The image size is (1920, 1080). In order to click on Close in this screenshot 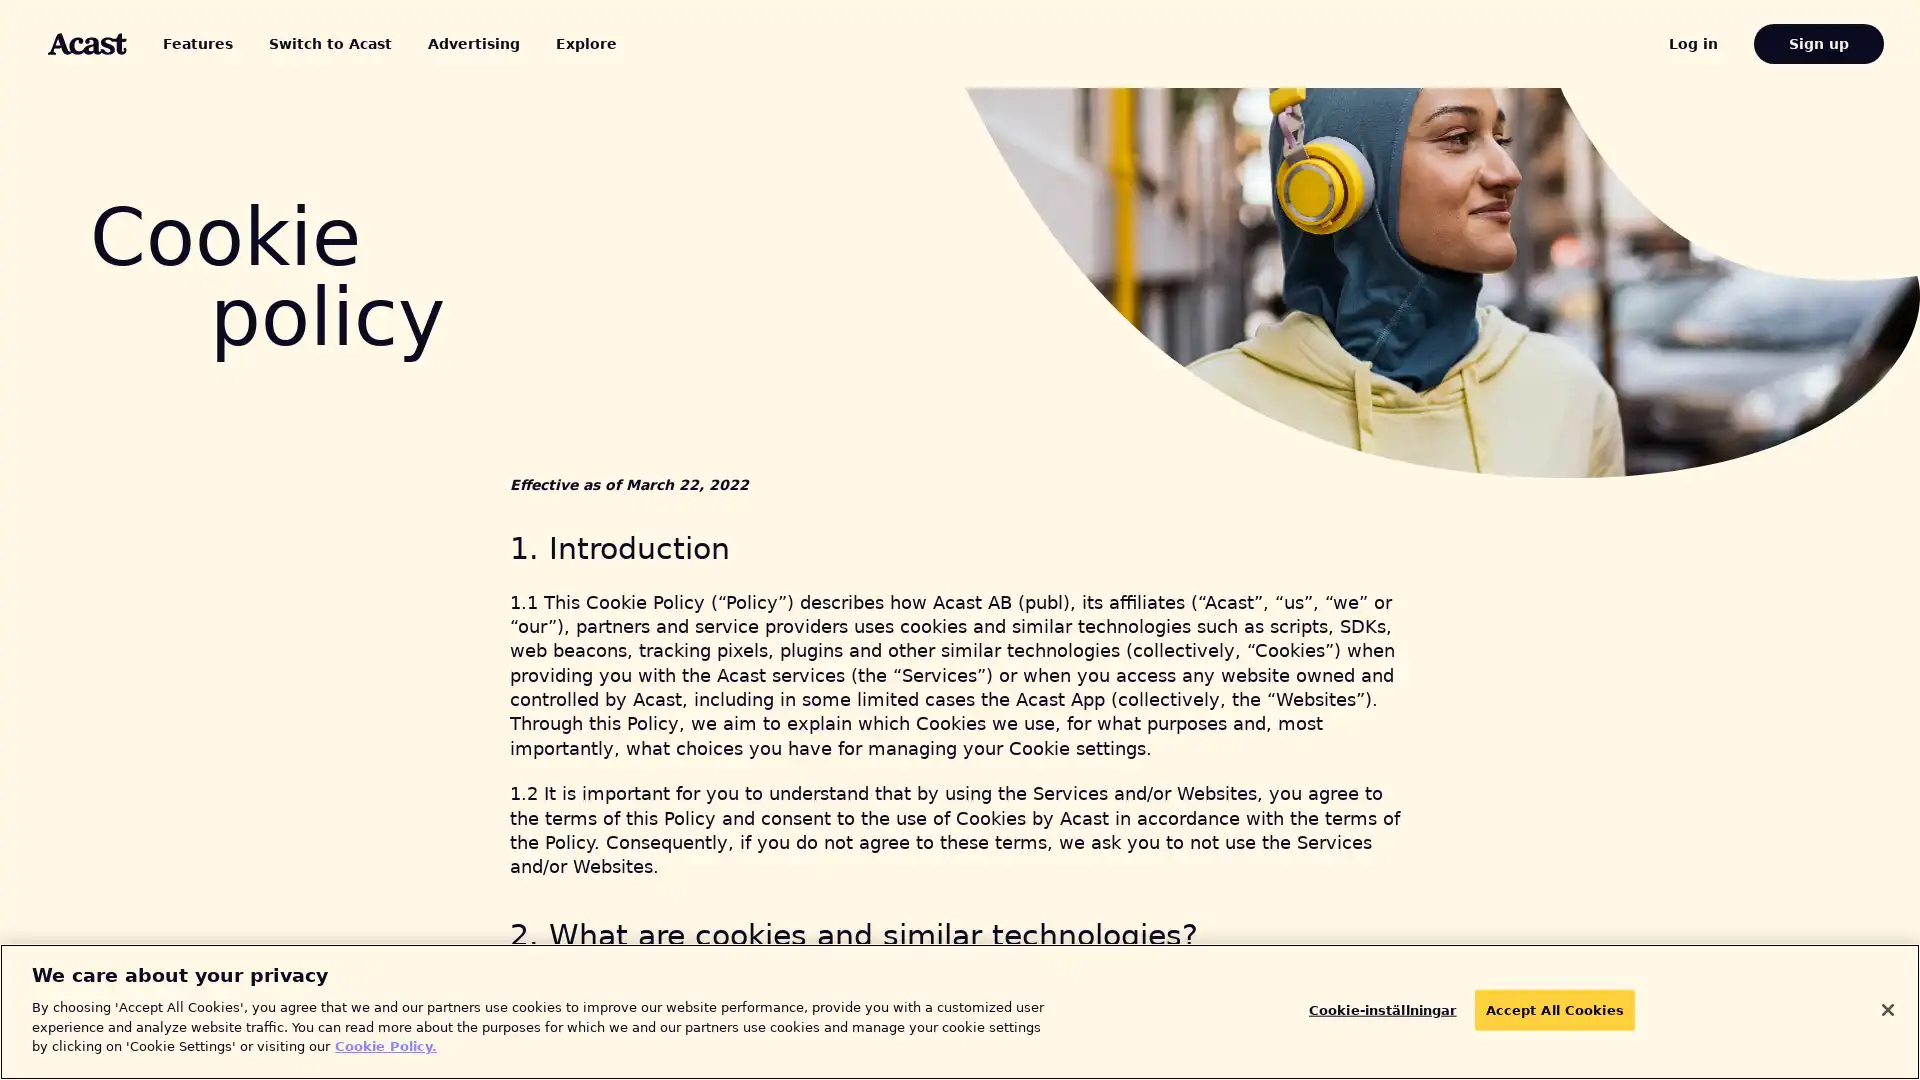, I will do `click(1886, 1009)`.